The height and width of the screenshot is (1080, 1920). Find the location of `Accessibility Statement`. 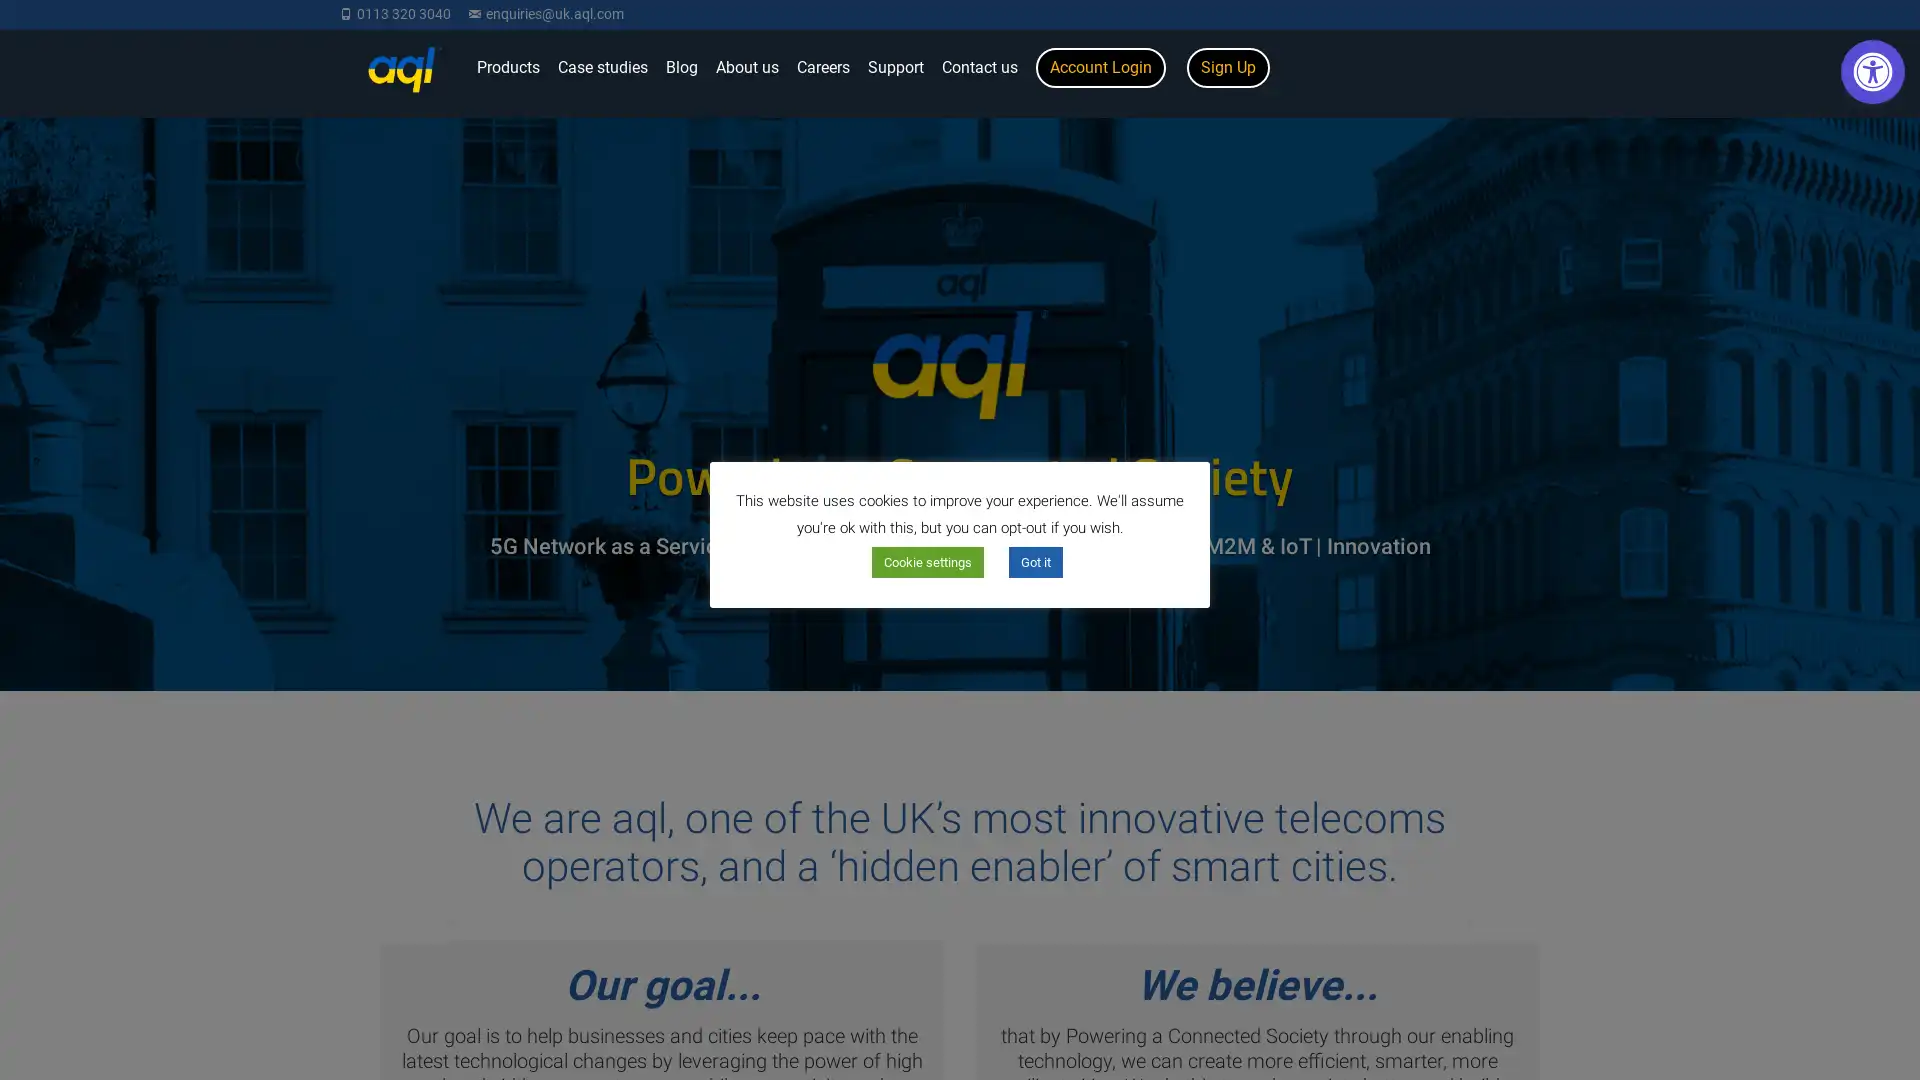

Accessibility Statement is located at coordinates (1671, 661).